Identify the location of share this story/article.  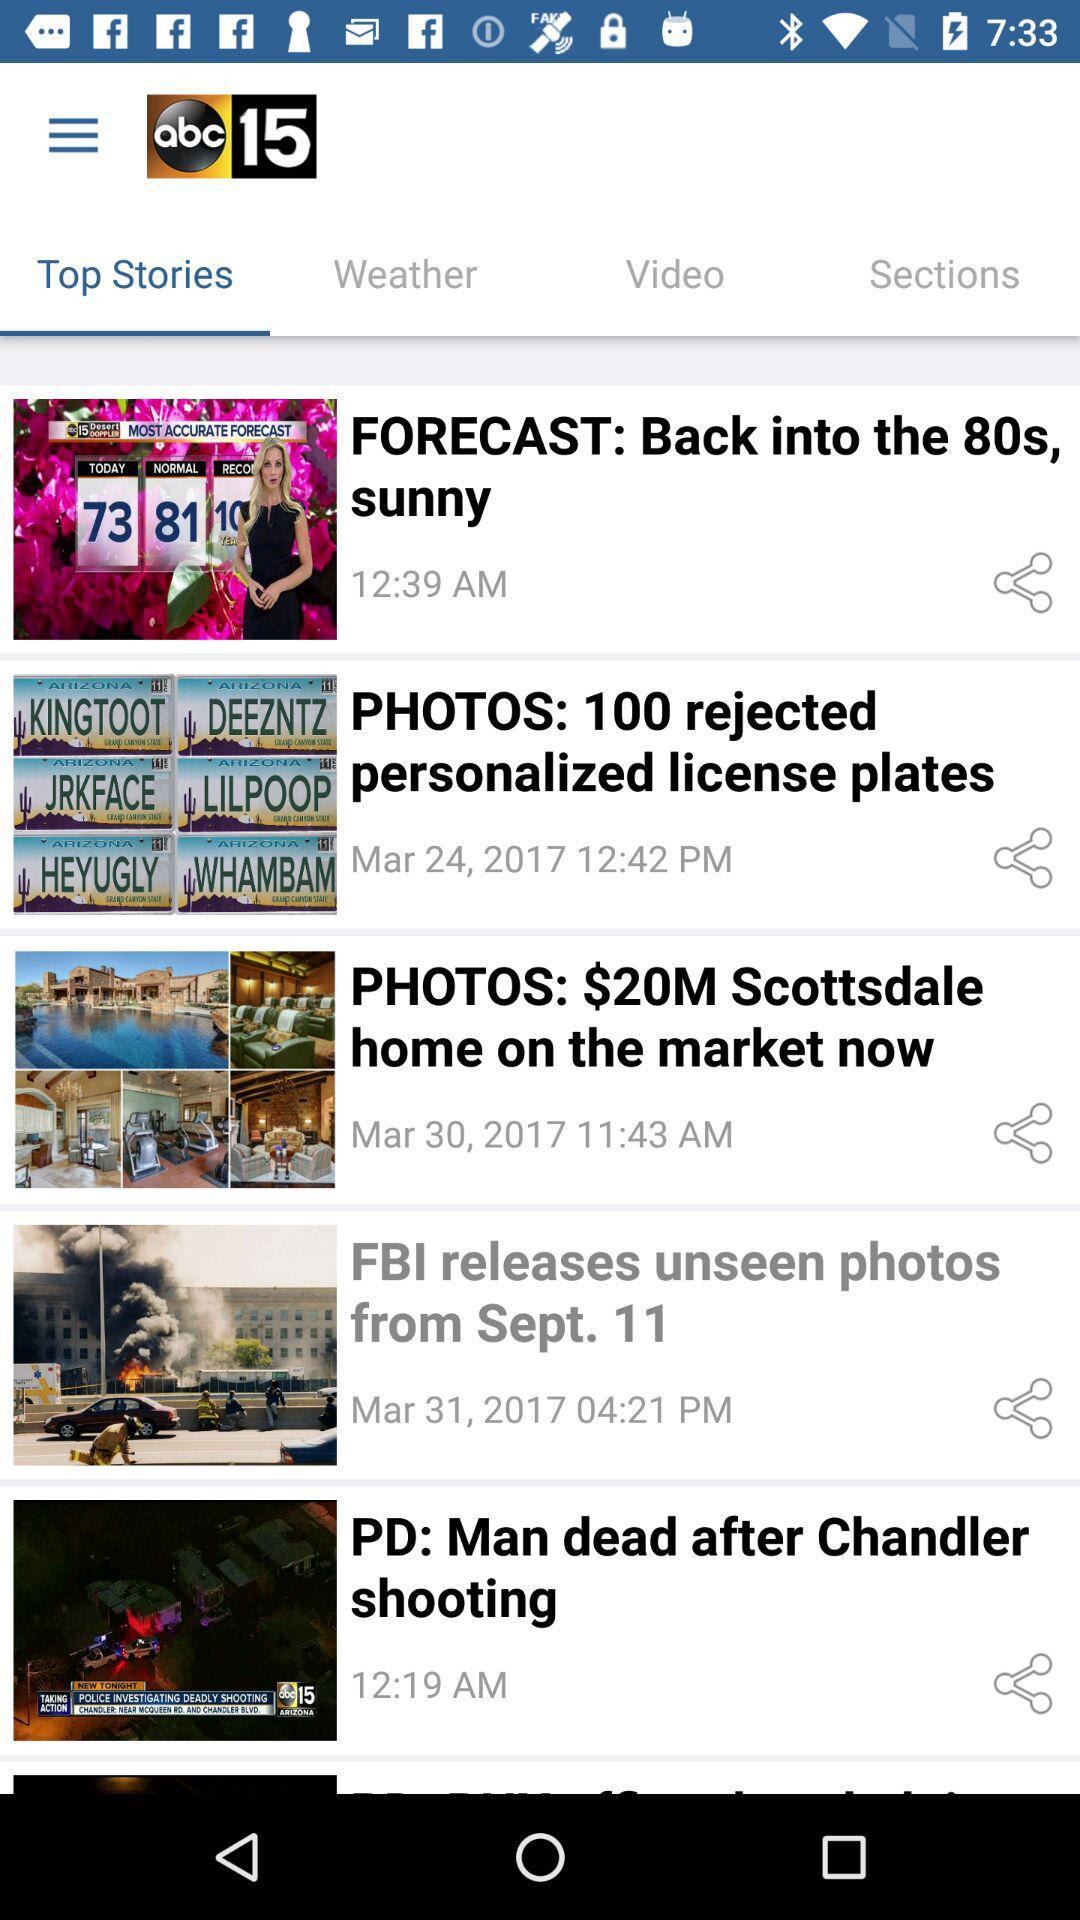
(1027, 858).